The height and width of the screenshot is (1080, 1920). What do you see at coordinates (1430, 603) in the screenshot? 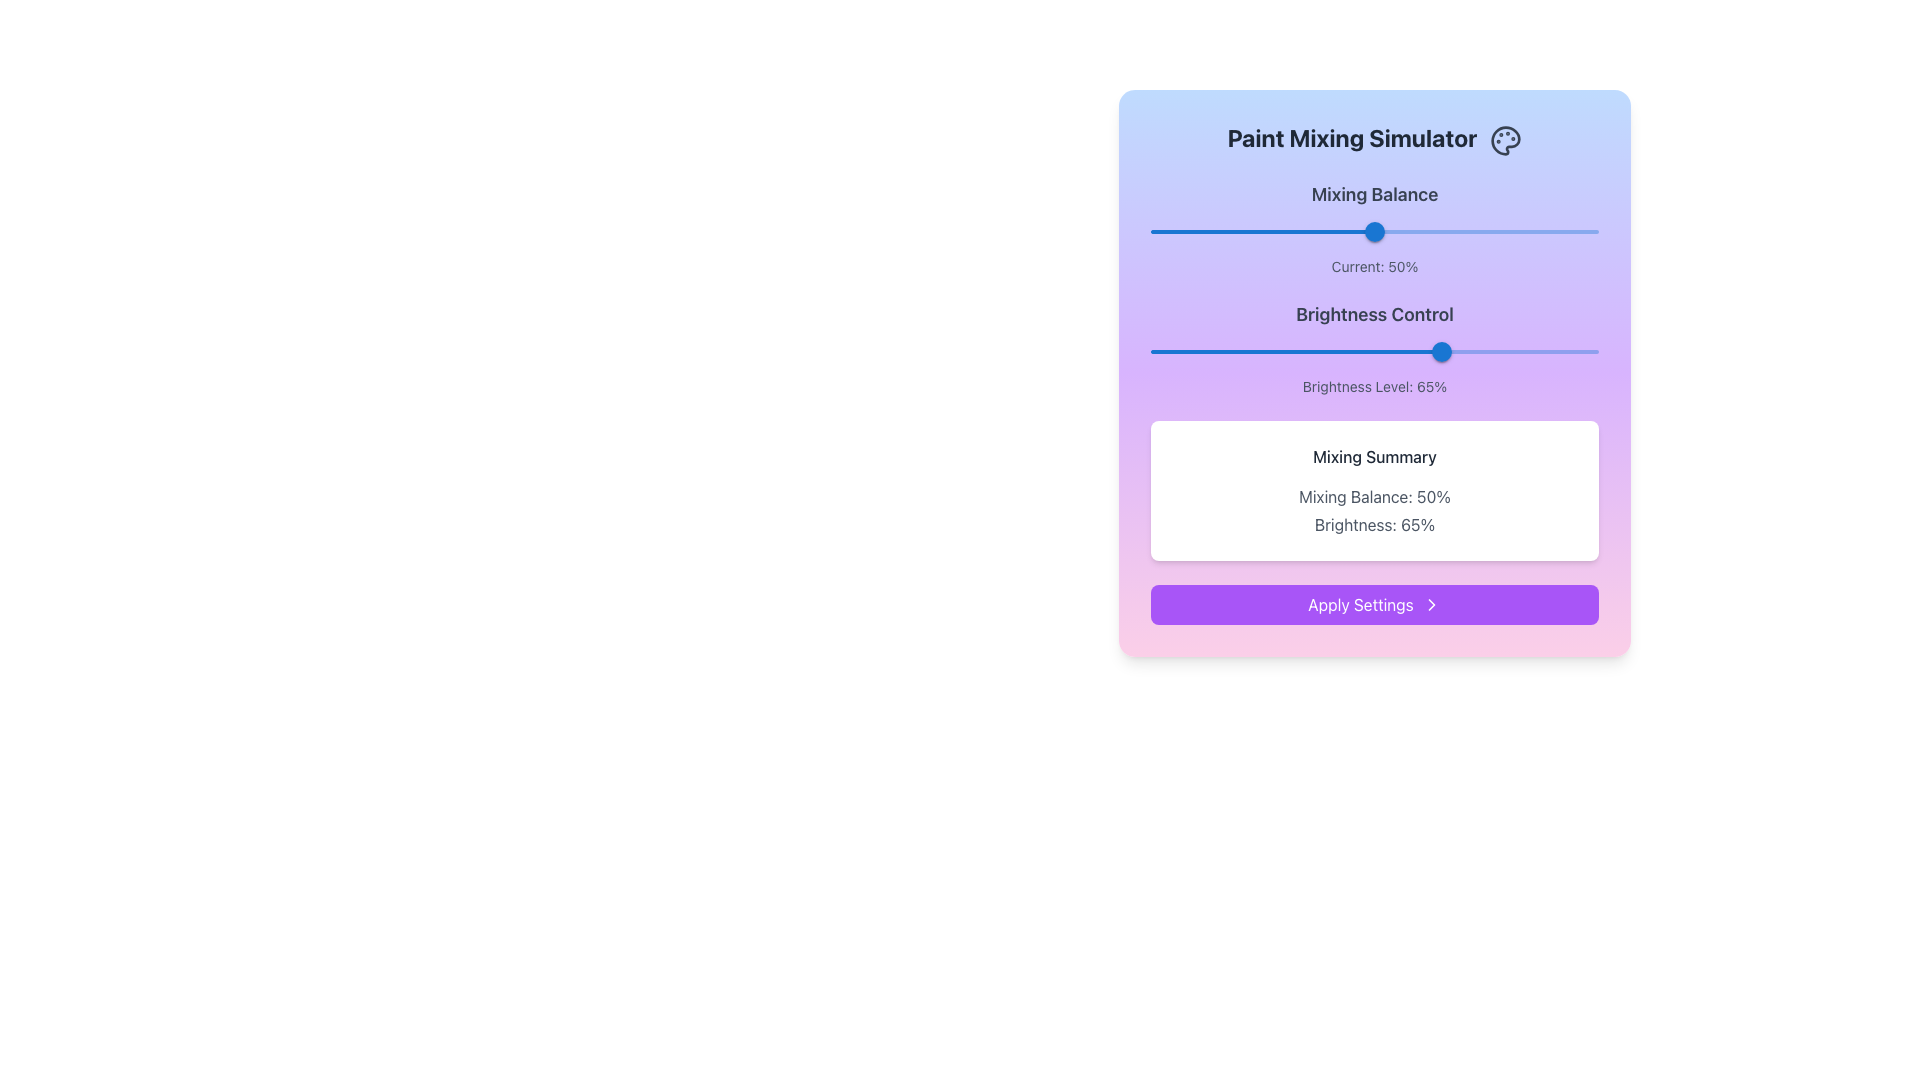
I see `the right chevron icon` at bounding box center [1430, 603].